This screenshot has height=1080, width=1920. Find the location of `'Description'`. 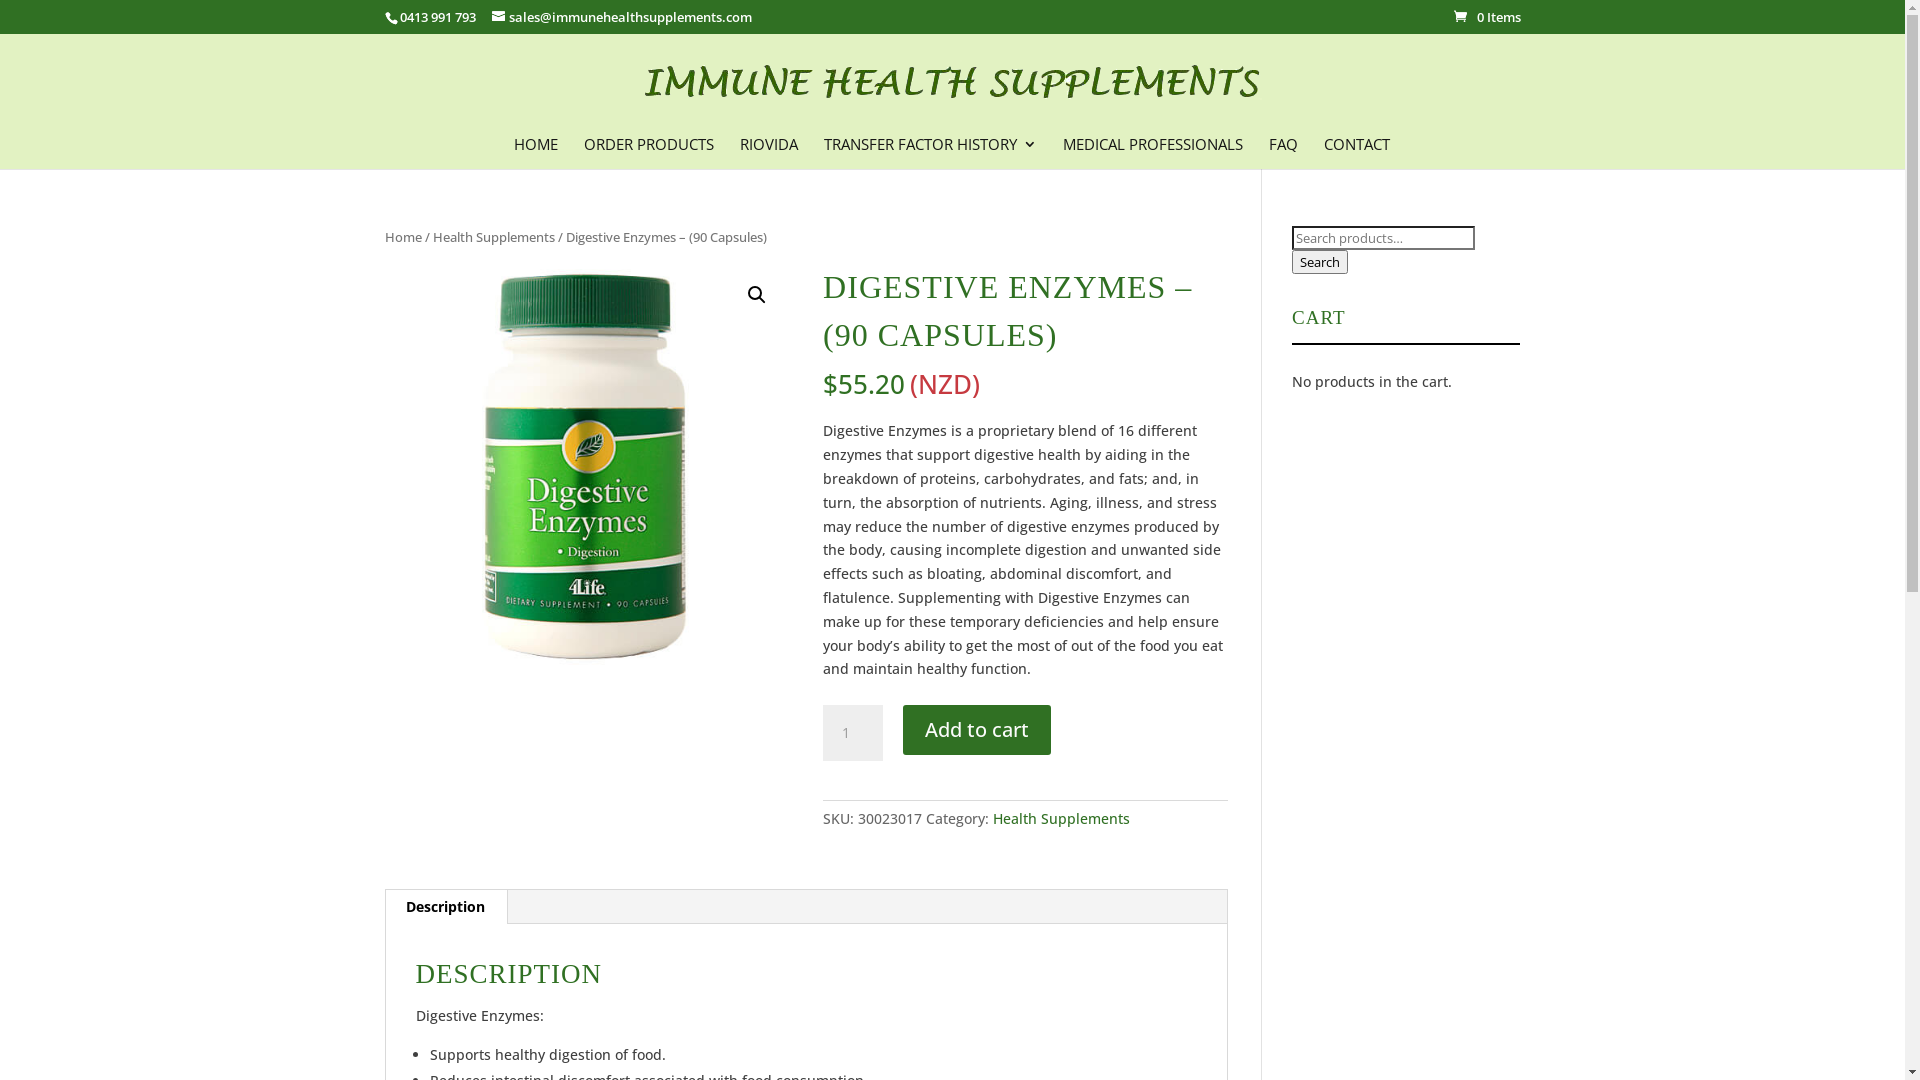

'Description' is located at coordinates (444, 906).